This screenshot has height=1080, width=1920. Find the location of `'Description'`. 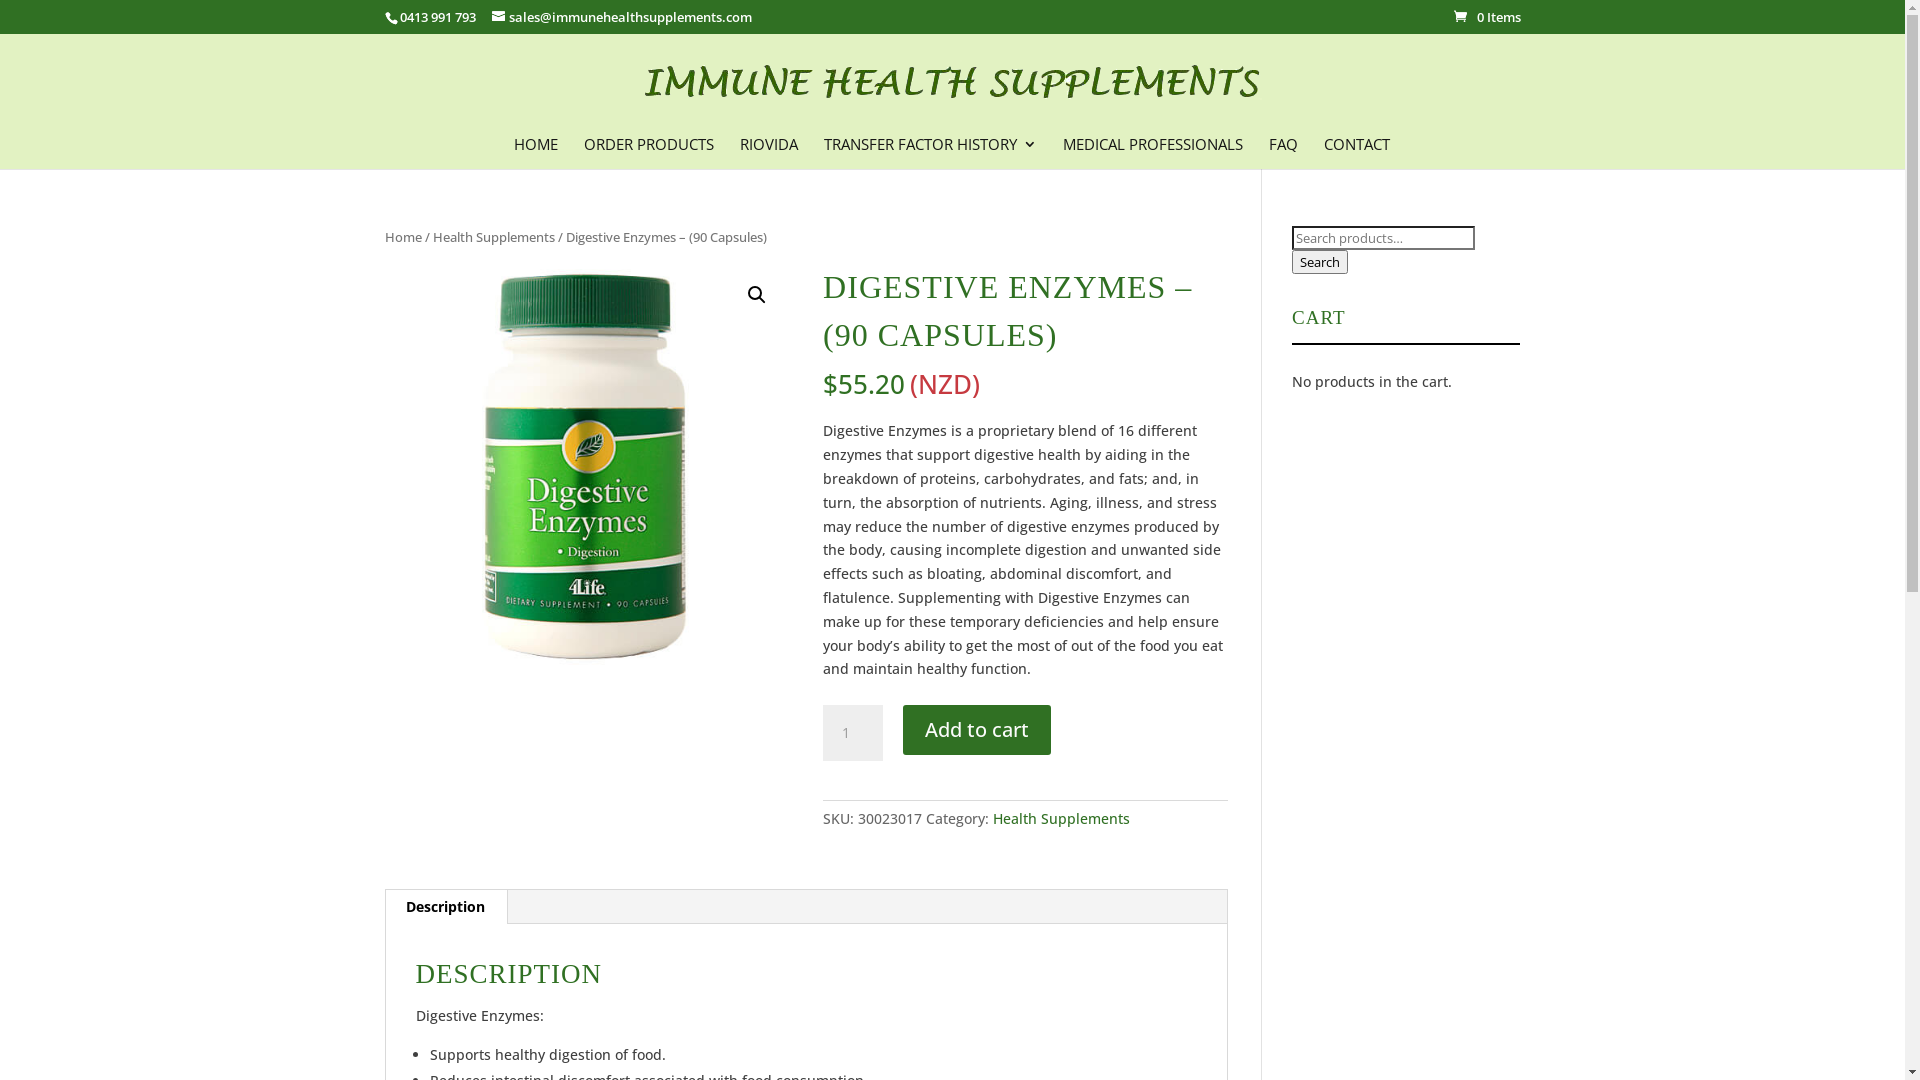

'Description' is located at coordinates (444, 906).